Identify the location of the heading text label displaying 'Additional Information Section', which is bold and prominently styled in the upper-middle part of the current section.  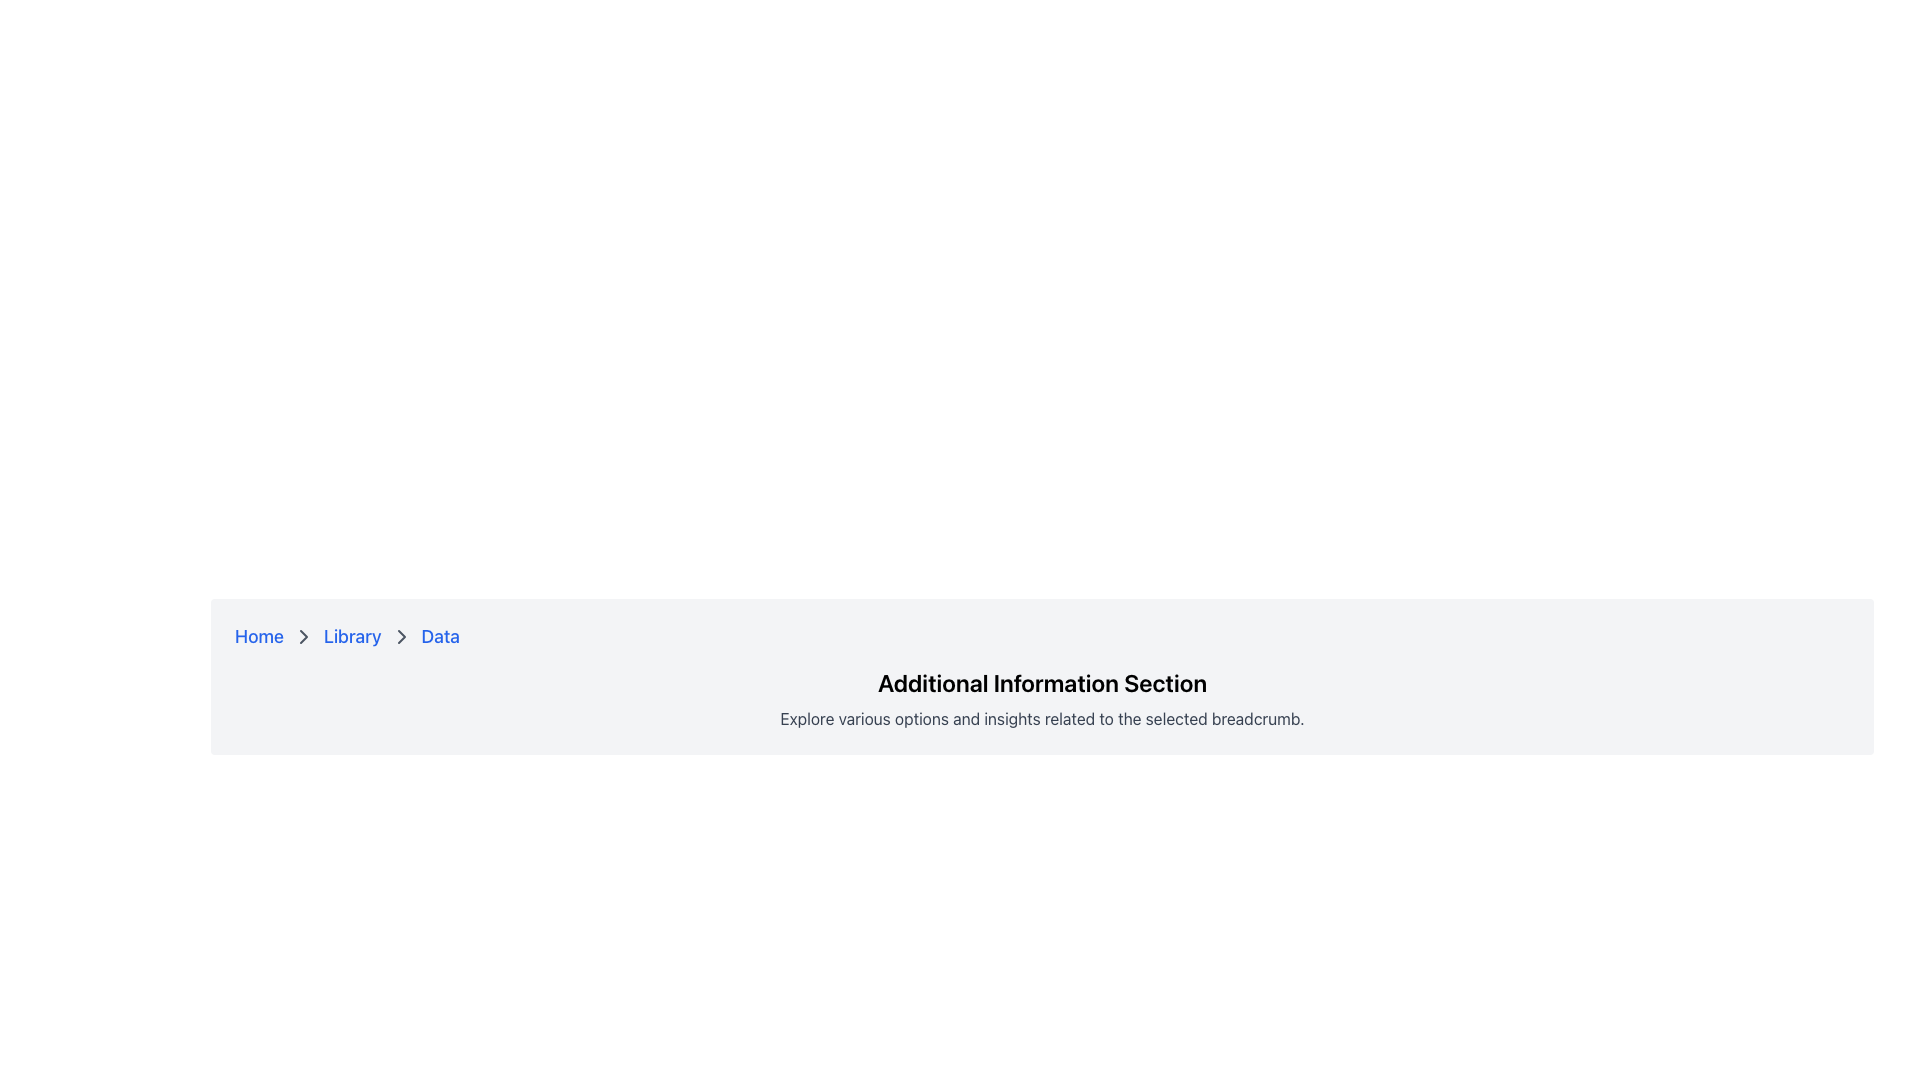
(1041, 681).